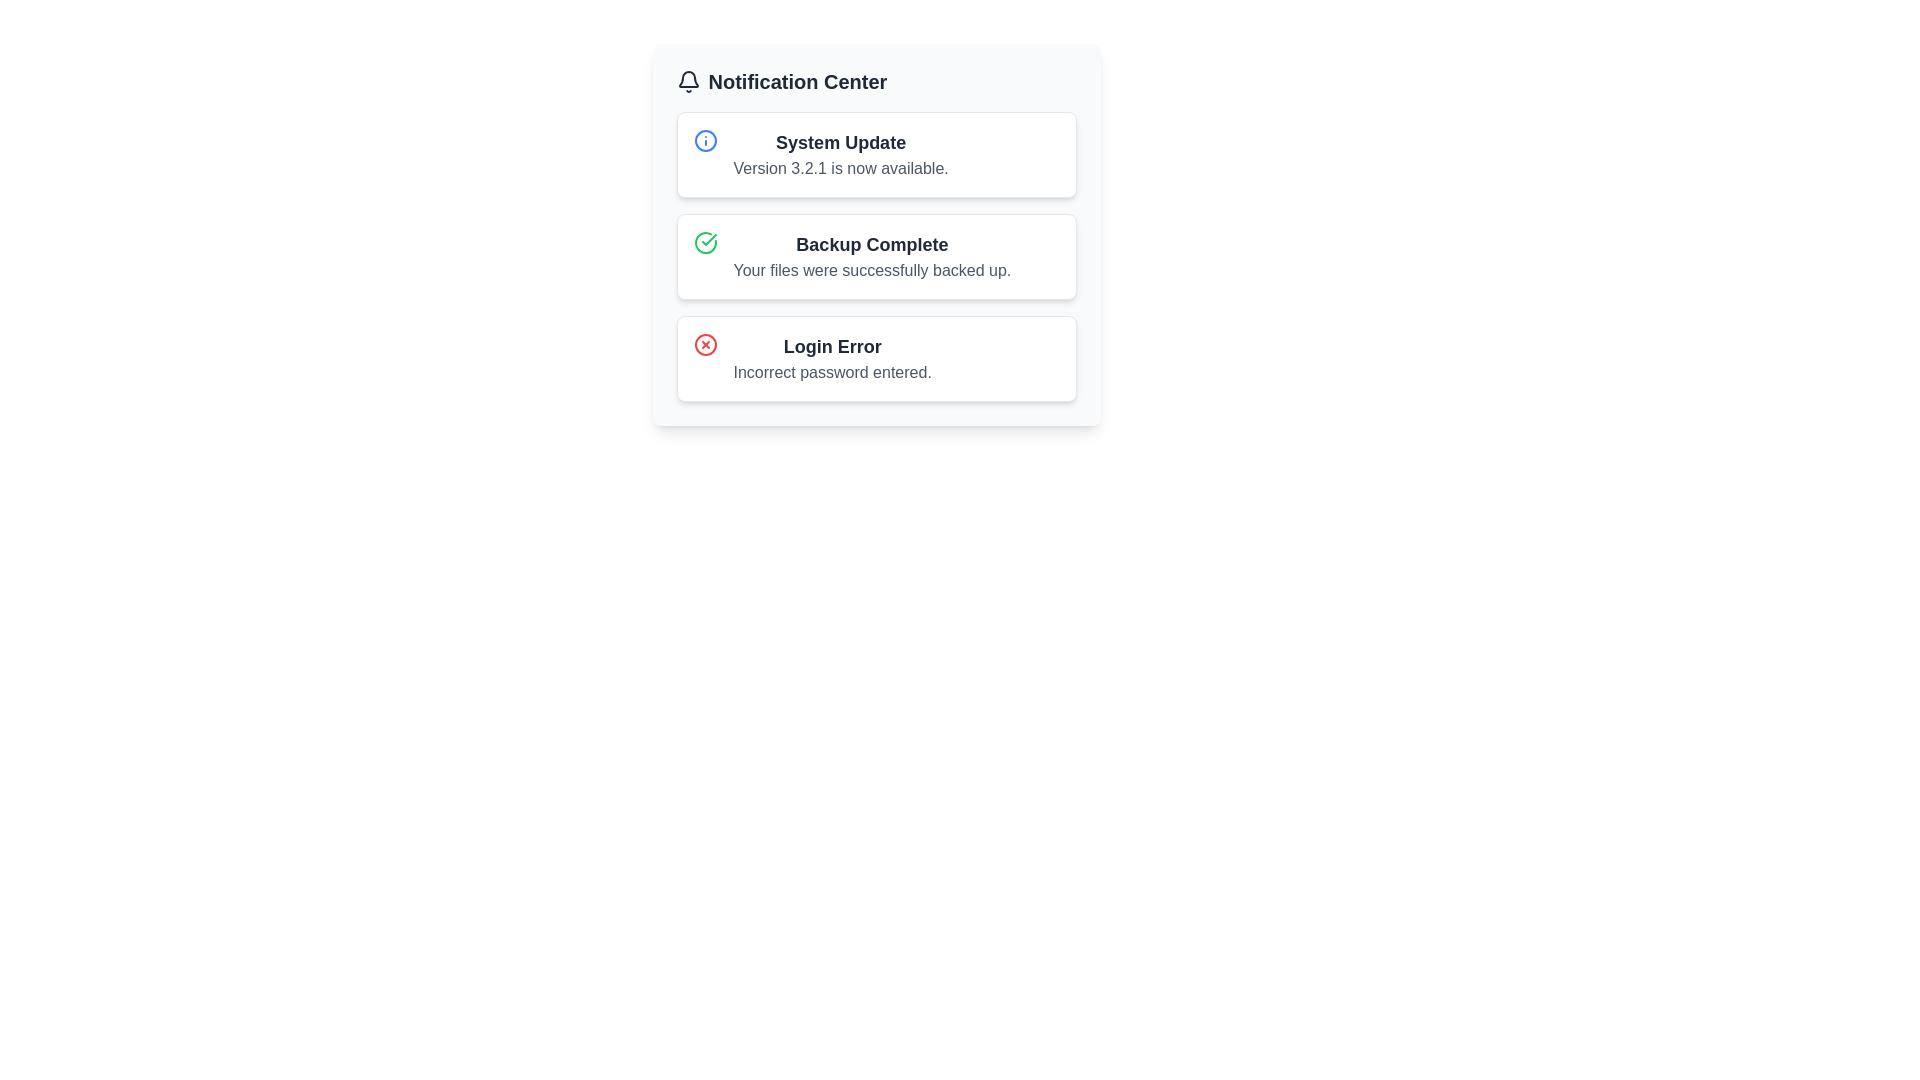 This screenshot has width=1920, height=1080. What do you see at coordinates (876, 256) in the screenshot?
I see `notification text from the Notification card indicating that a backup operation has successfully completed, which is the second notification in the Notification Center section` at bounding box center [876, 256].